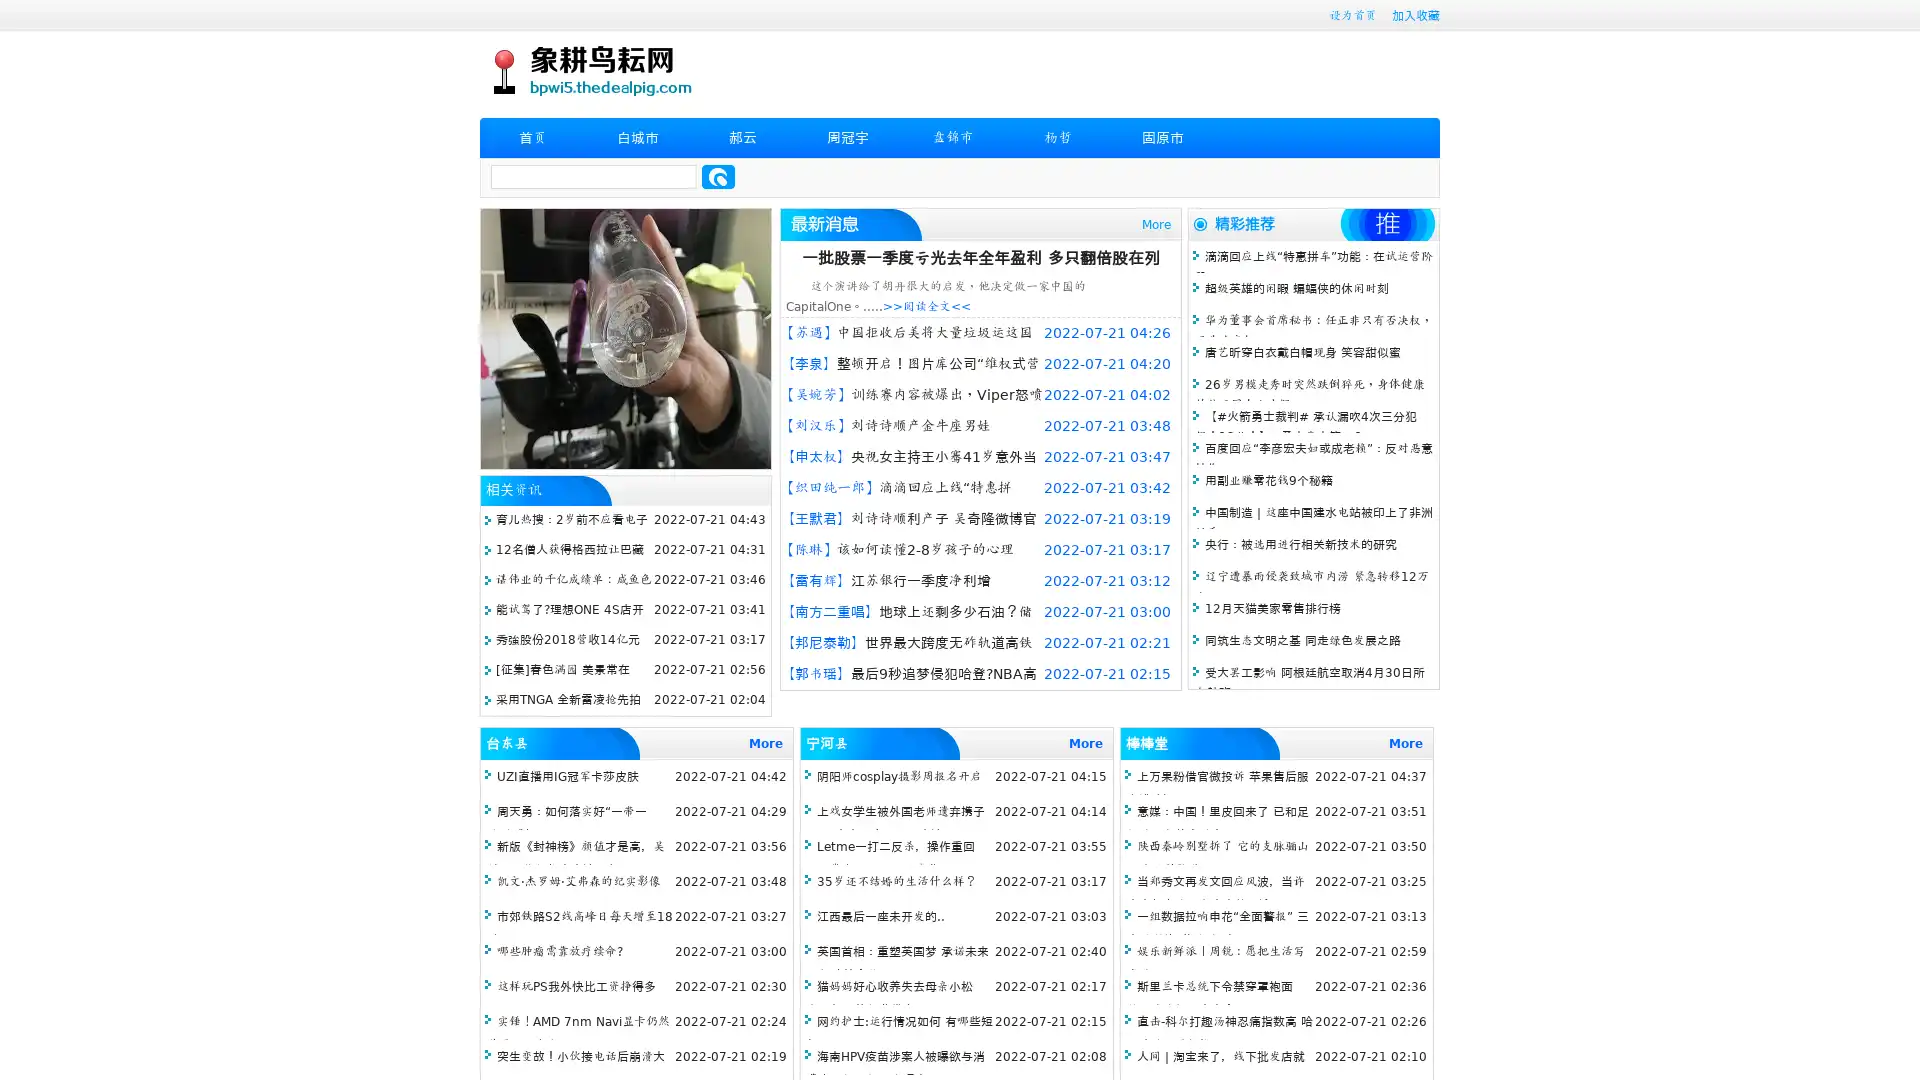  I want to click on Search, so click(718, 176).